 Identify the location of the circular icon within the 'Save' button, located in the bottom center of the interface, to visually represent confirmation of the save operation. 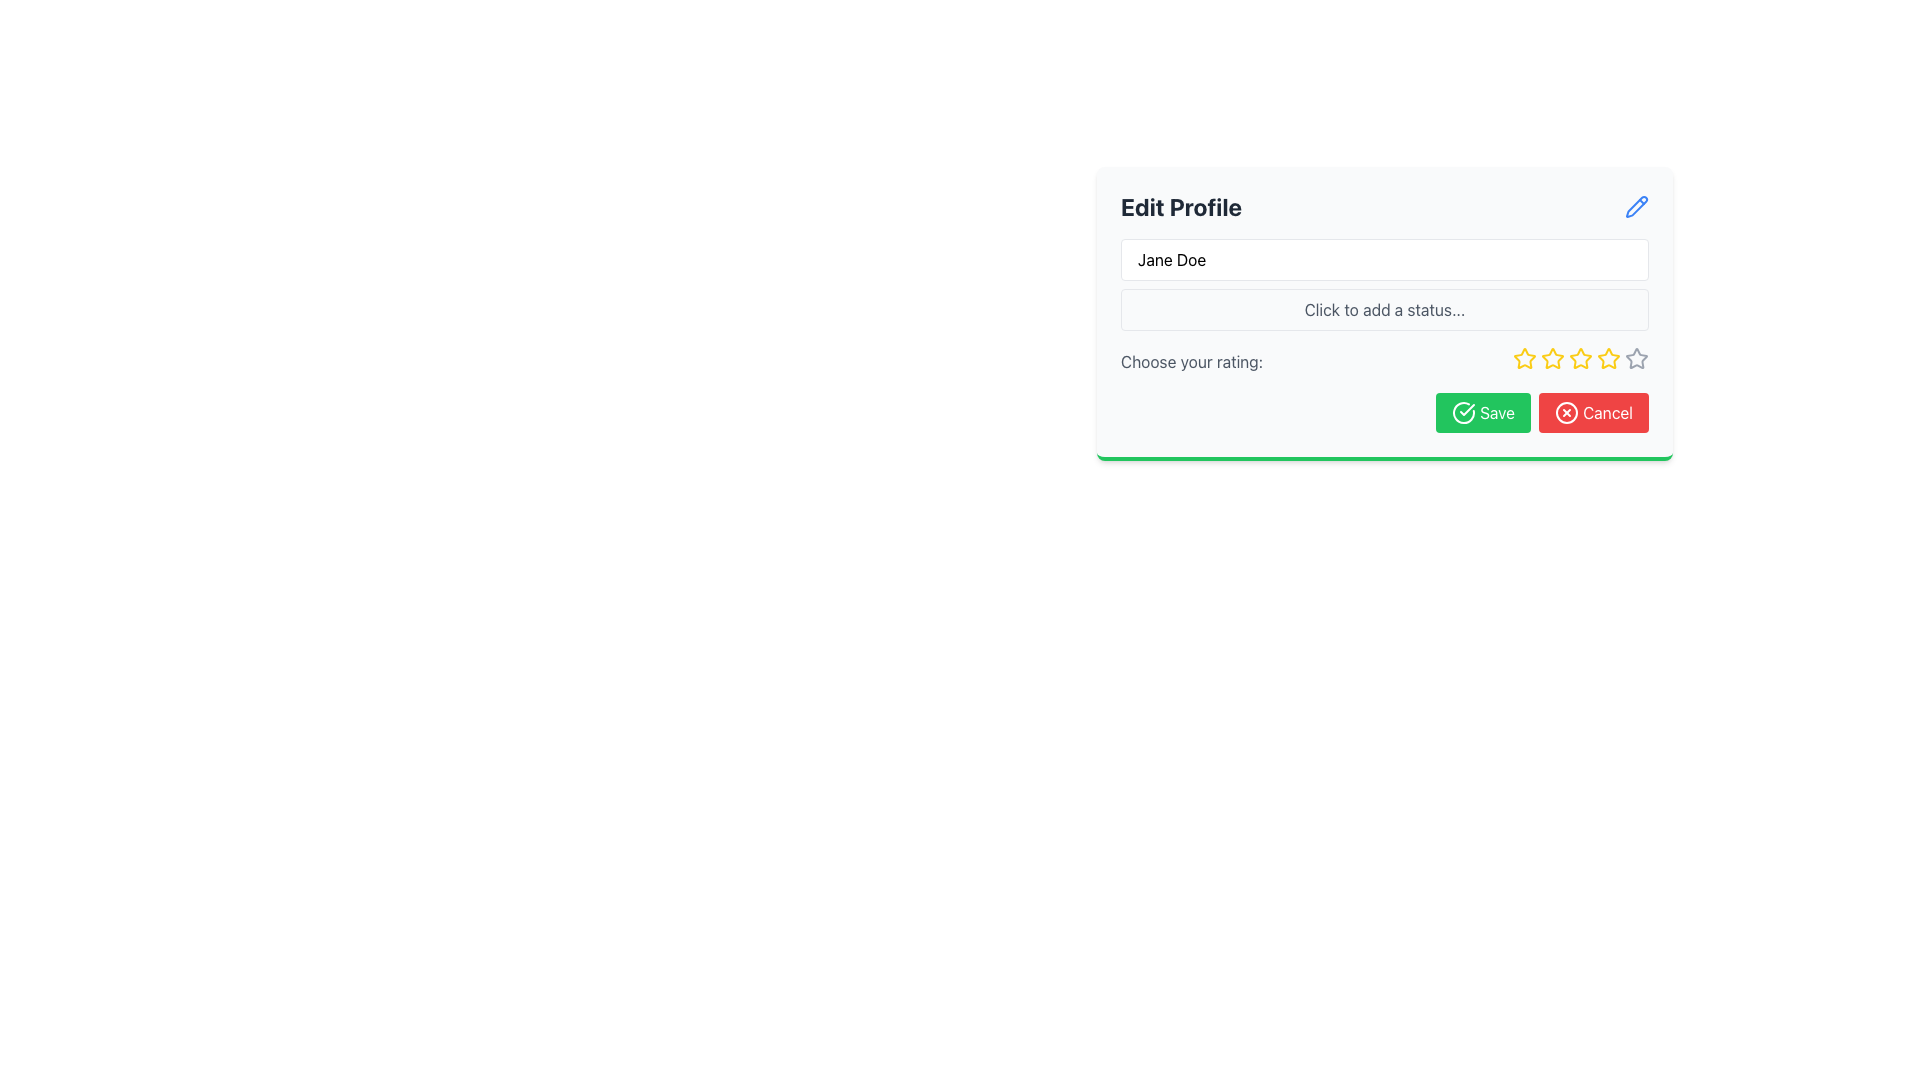
(1464, 411).